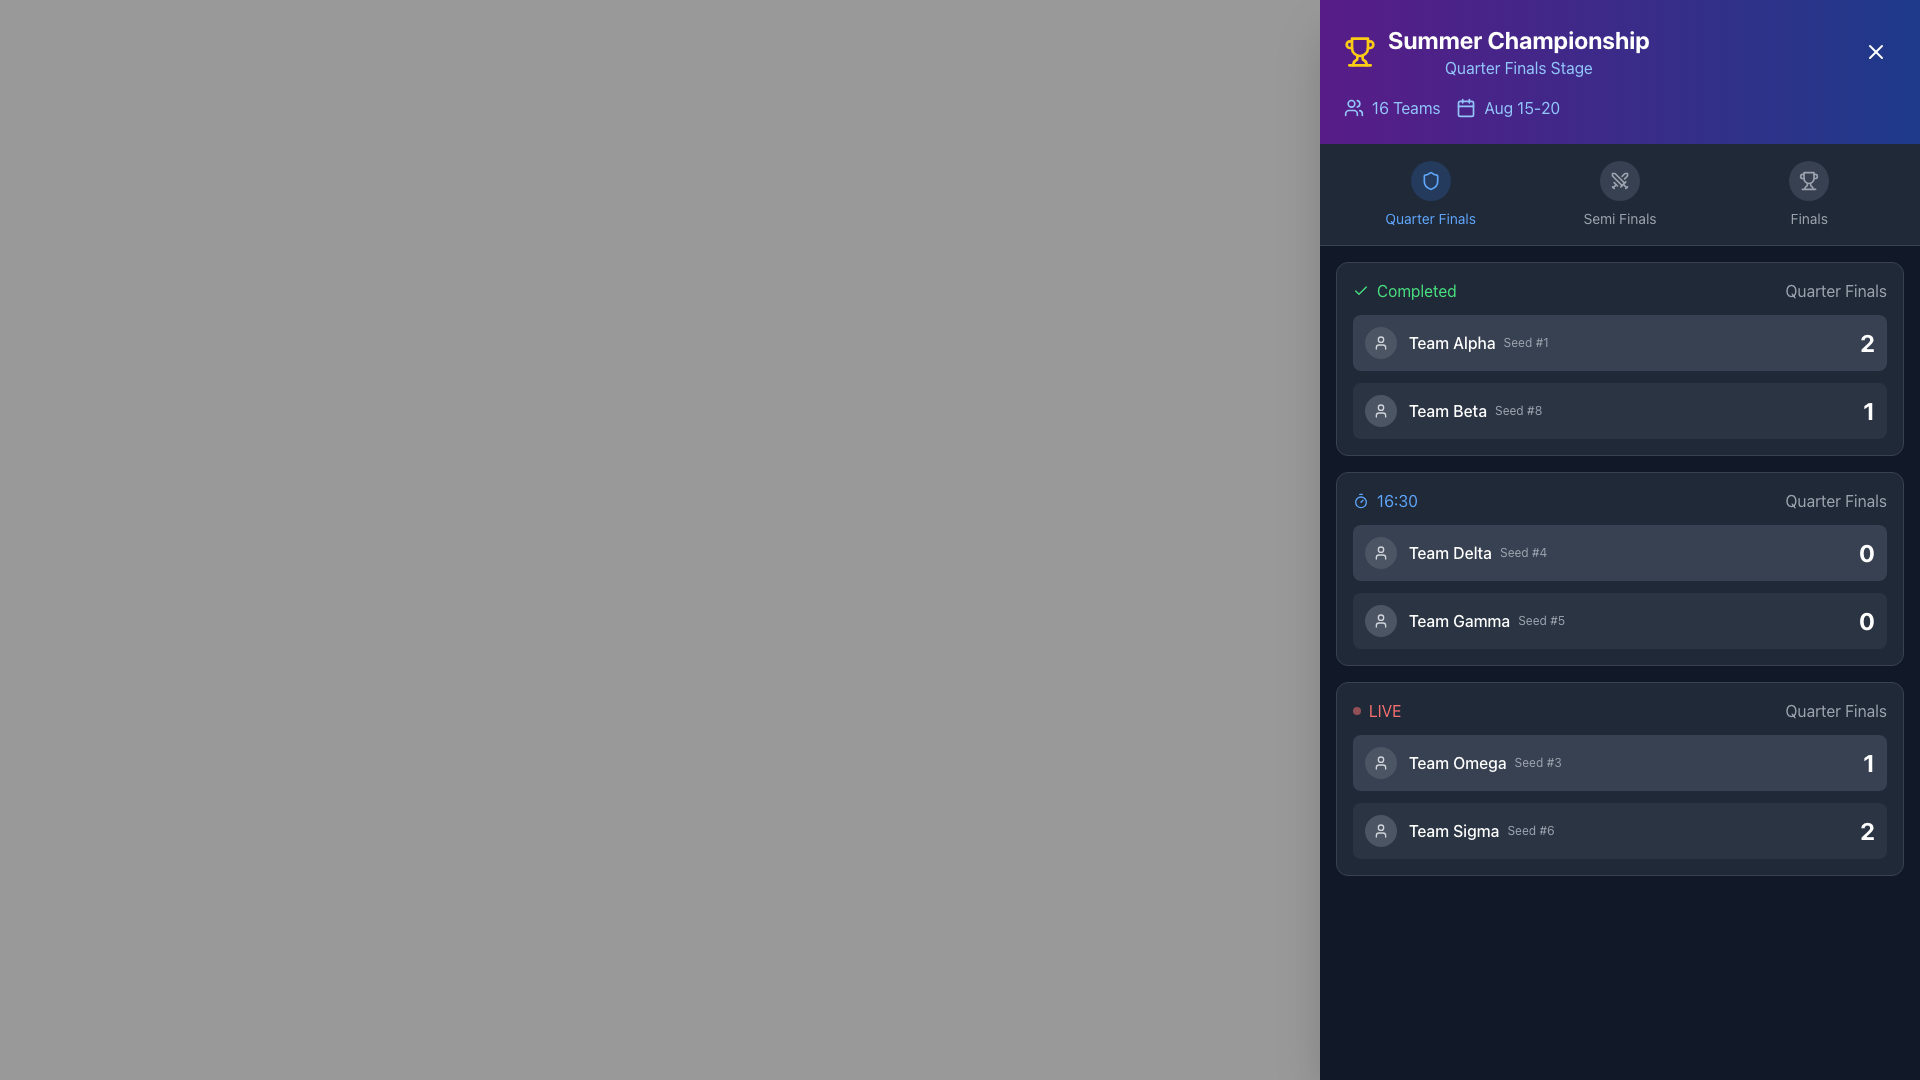 The image size is (1920, 1080). Describe the element at coordinates (1456, 342) in the screenshot. I see `the list item displaying 'Team Alpha Seed #1' with a user icon, located in the 'Completed' section of the Quarter Finals list` at that location.